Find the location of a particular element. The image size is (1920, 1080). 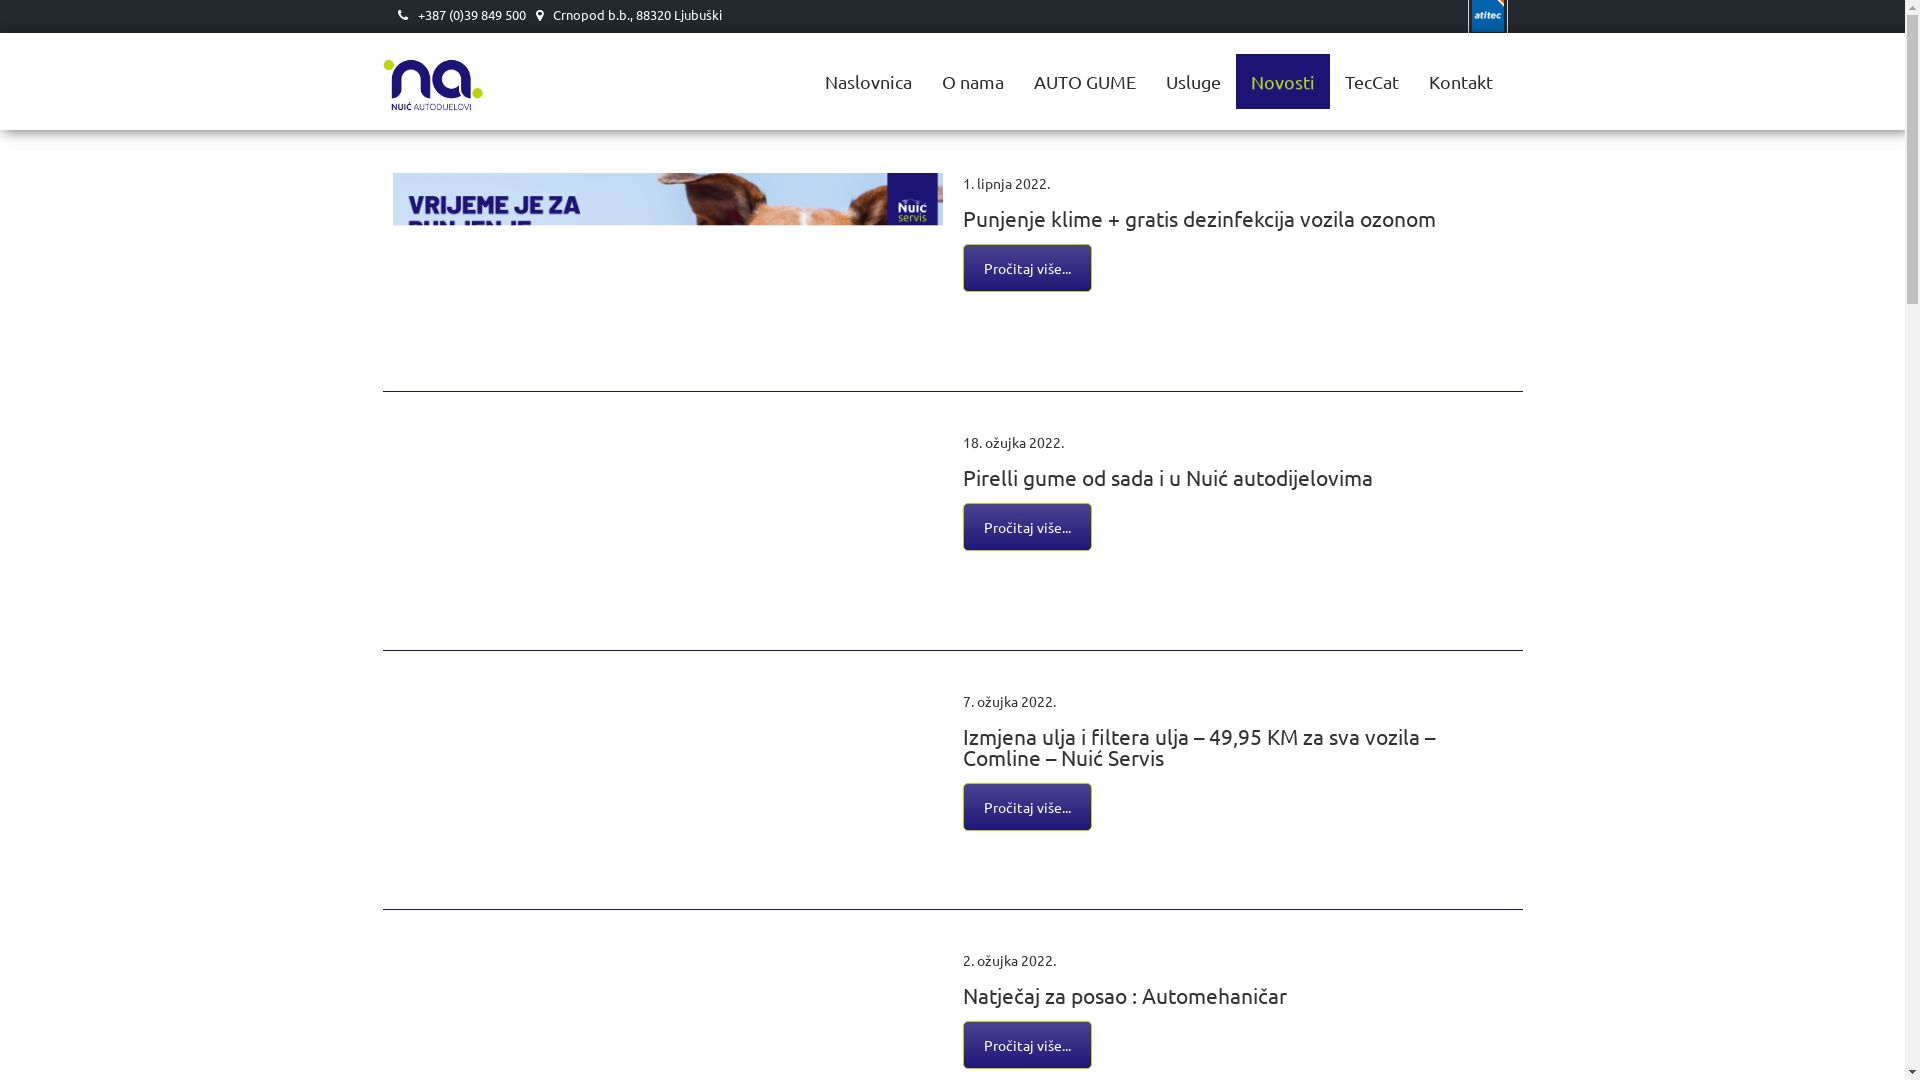

'TecCat' is located at coordinates (1371, 80).